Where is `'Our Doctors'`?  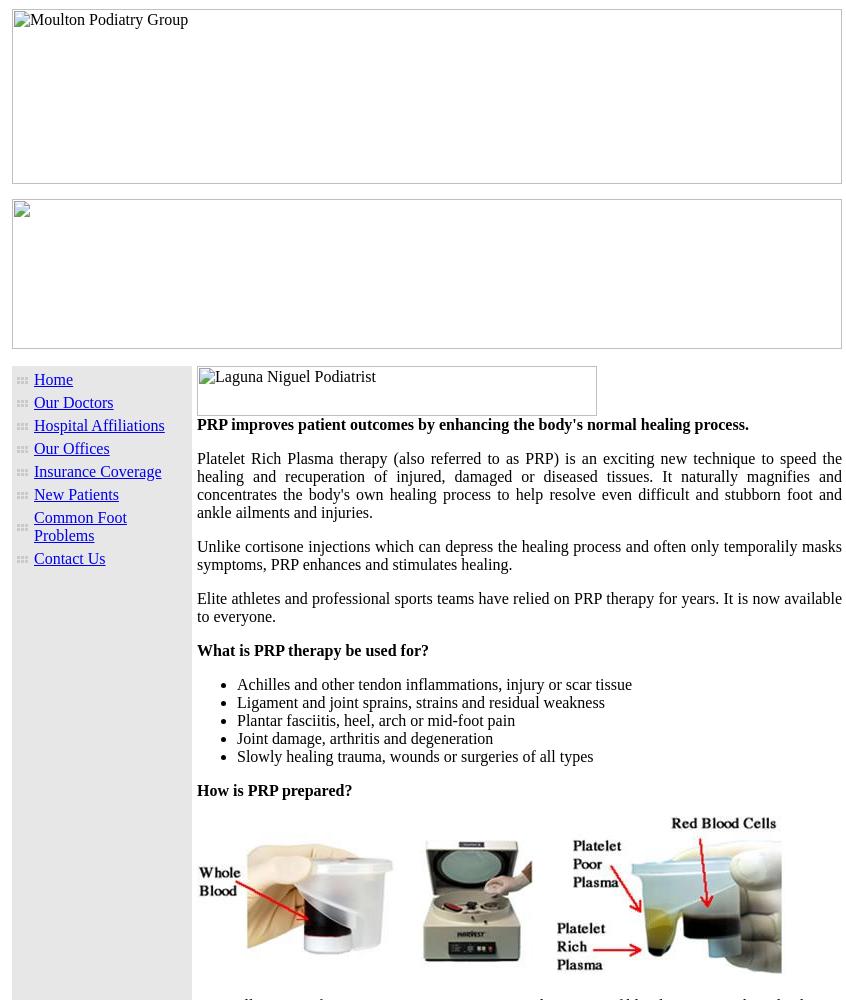 'Our Doctors' is located at coordinates (73, 402).